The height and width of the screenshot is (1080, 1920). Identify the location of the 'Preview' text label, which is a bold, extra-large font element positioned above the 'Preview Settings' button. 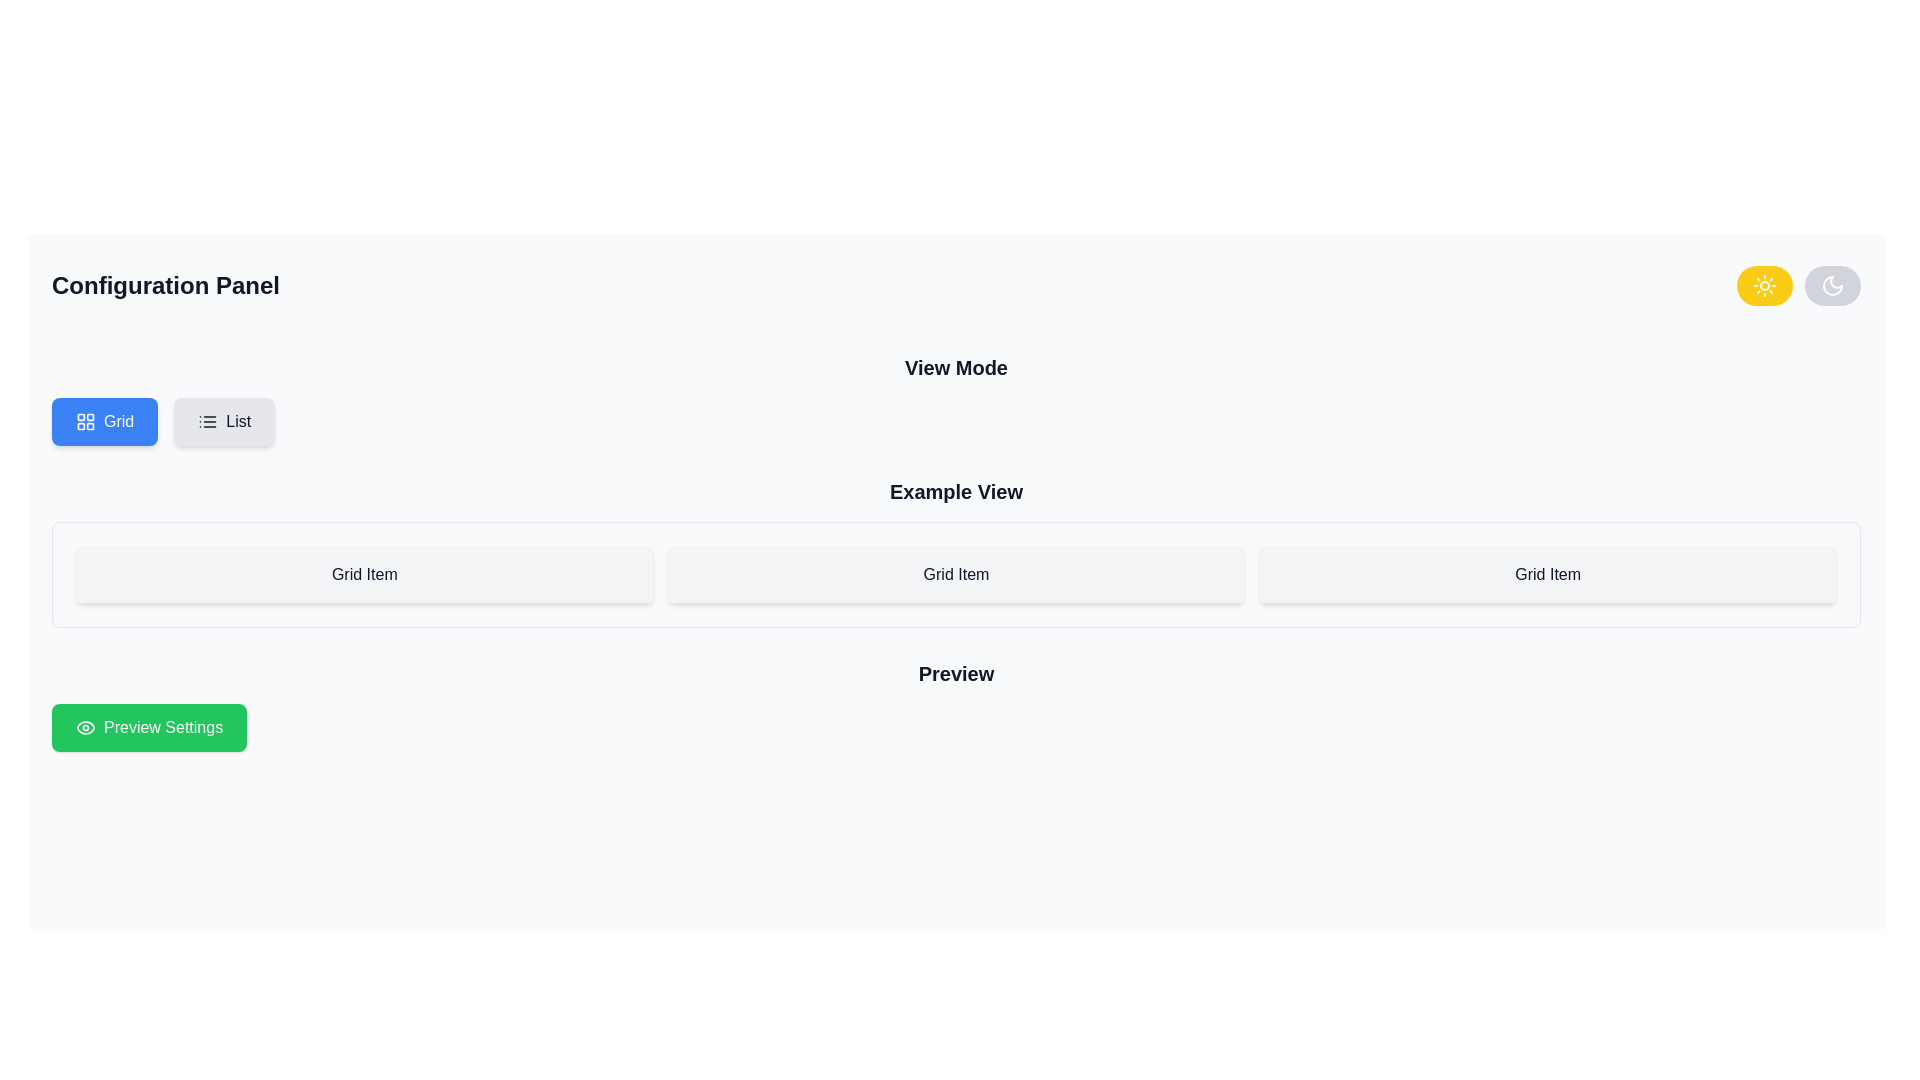
(955, 674).